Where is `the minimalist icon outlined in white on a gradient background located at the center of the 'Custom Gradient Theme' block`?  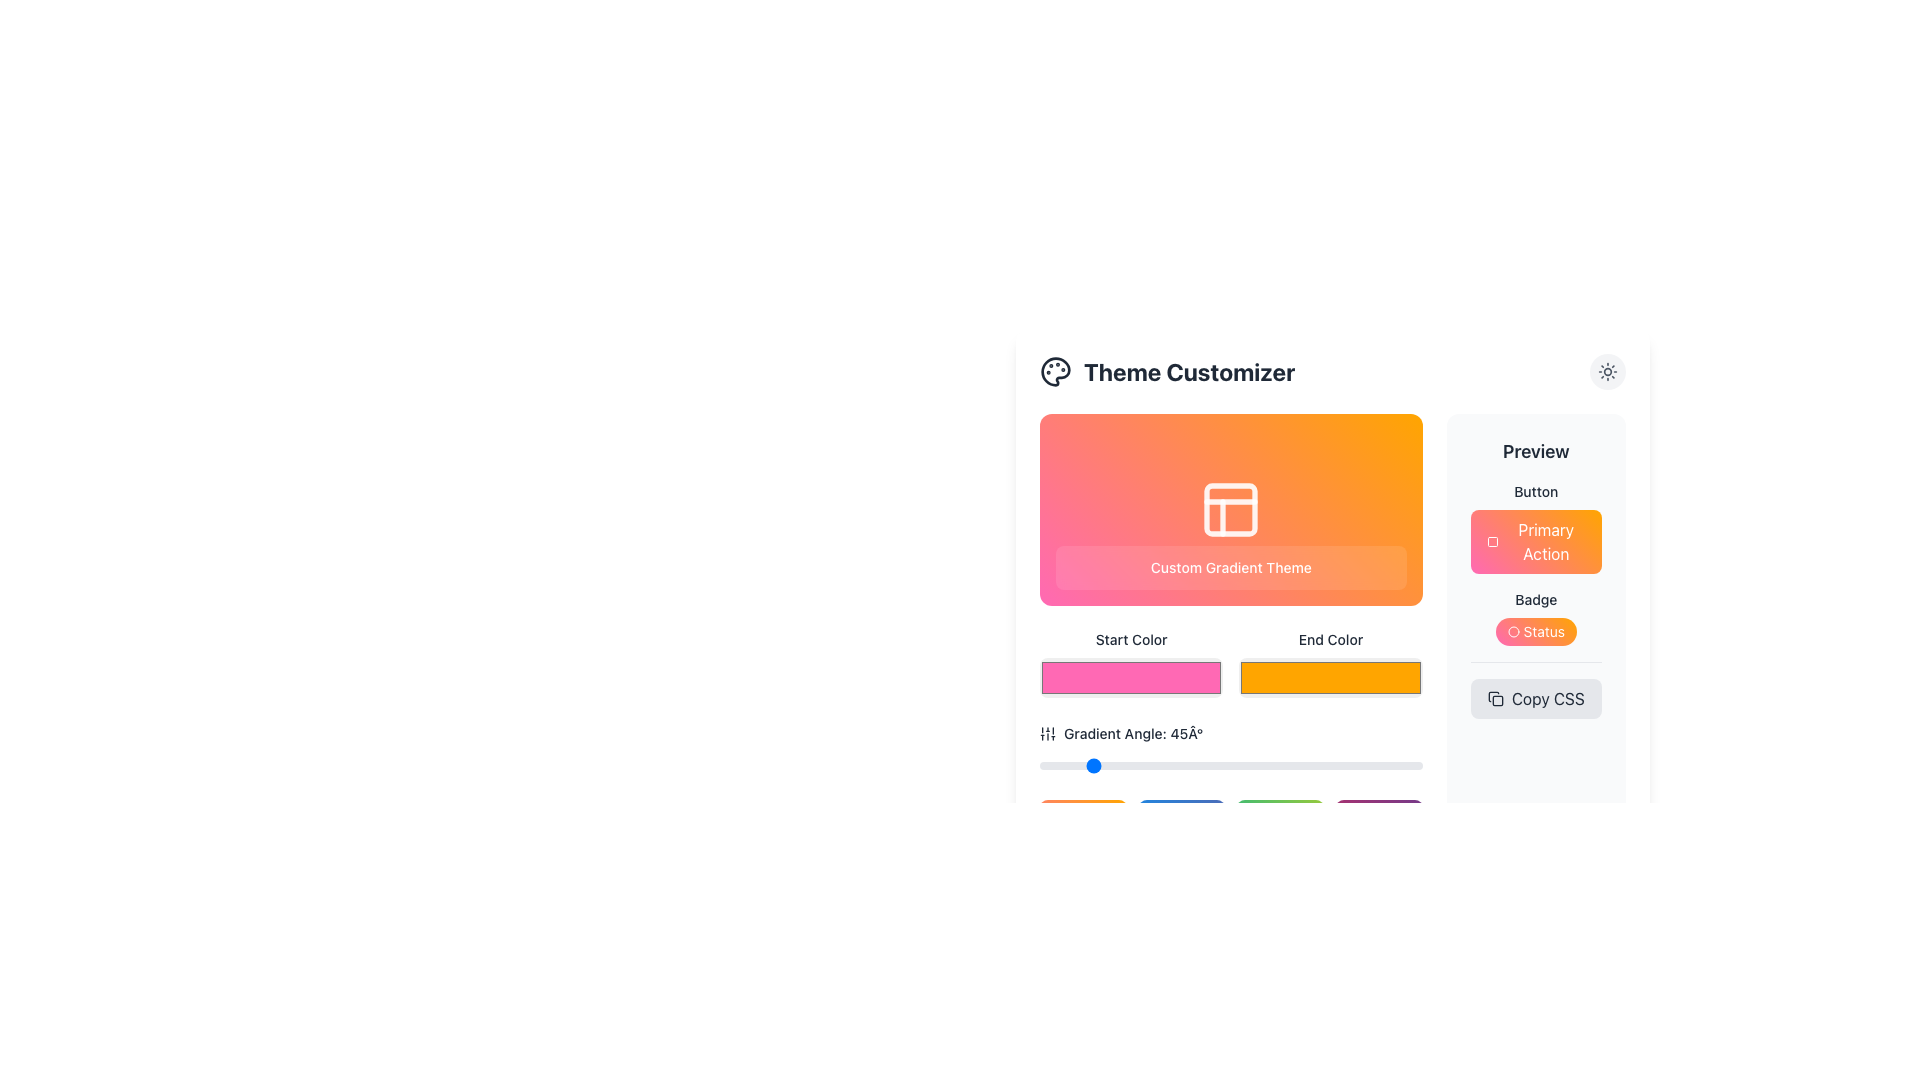 the minimalist icon outlined in white on a gradient background located at the center of the 'Custom Gradient Theme' block is located at coordinates (1230, 508).